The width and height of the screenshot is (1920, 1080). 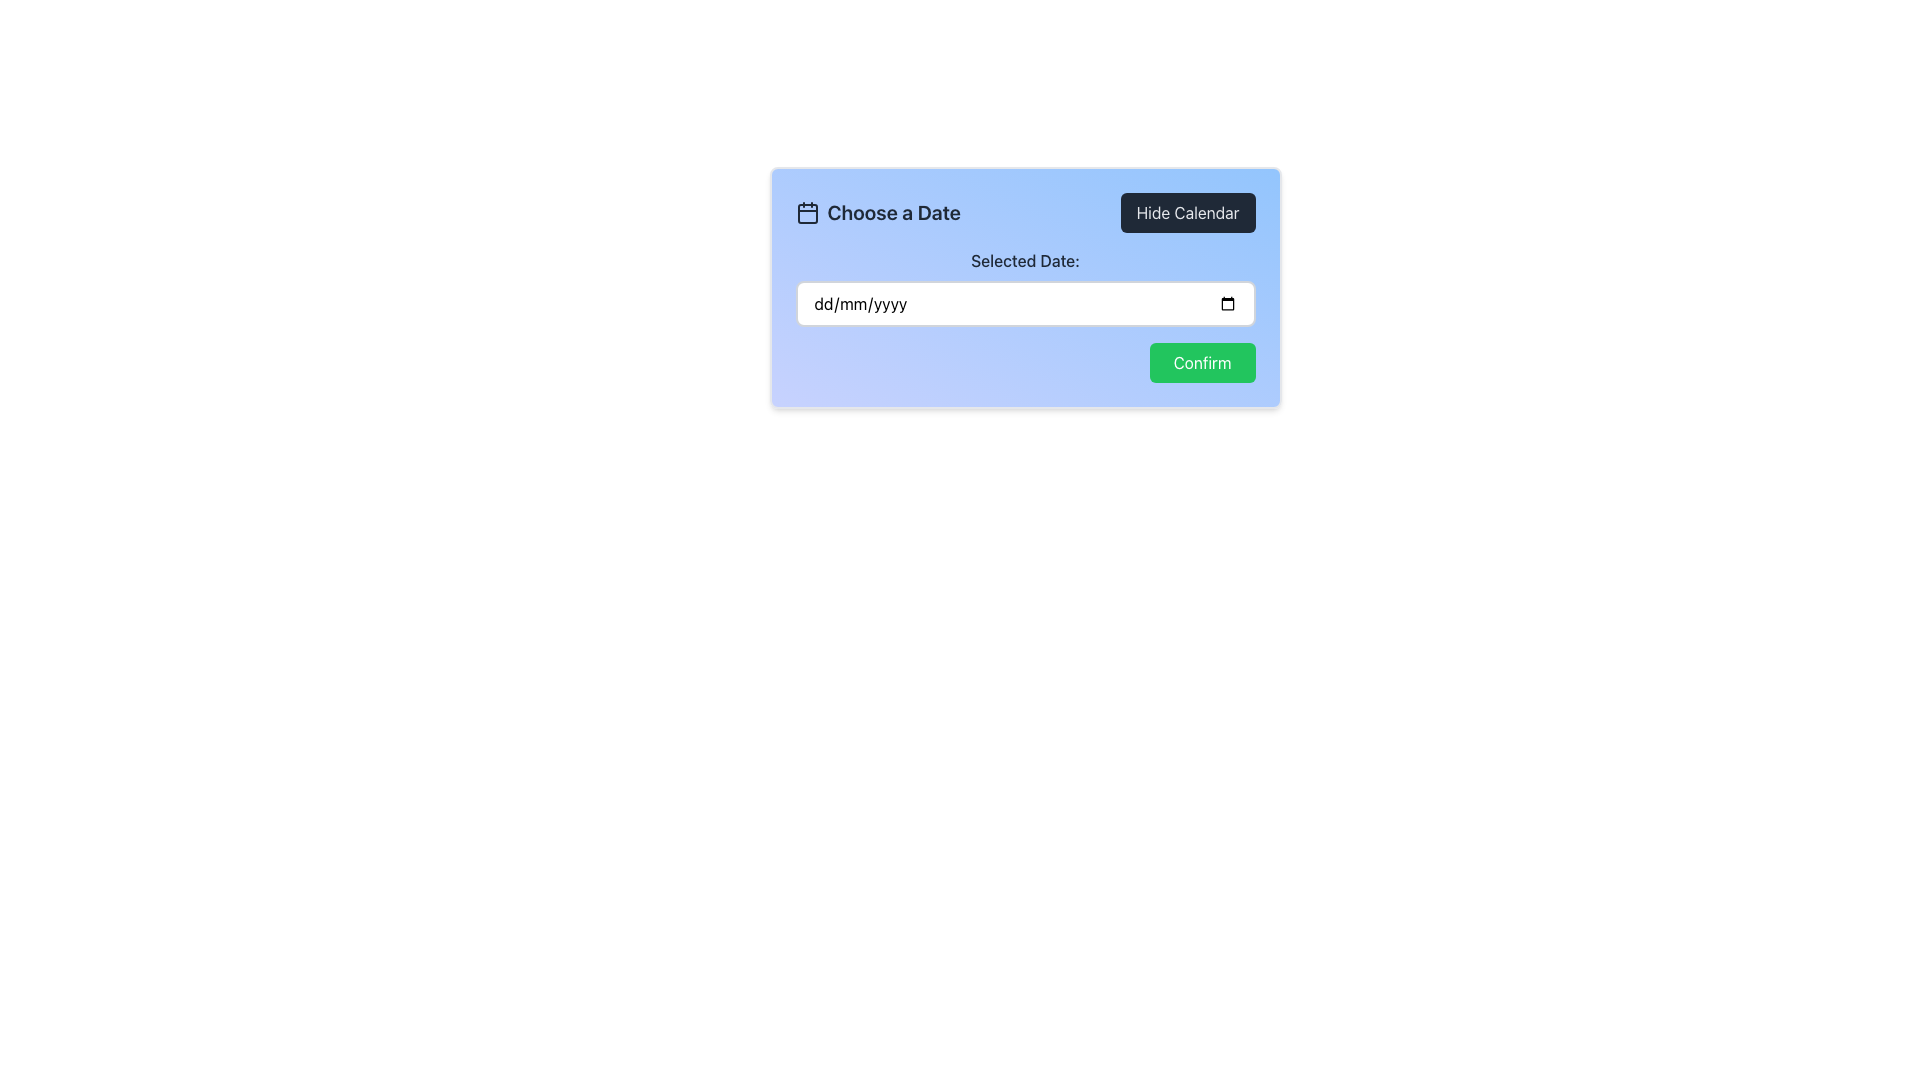 I want to click on the text label displaying 'Selected Date:' which is bold and dark gray, located under the title 'Choose a Date' and above the date input field, so click(x=1025, y=260).